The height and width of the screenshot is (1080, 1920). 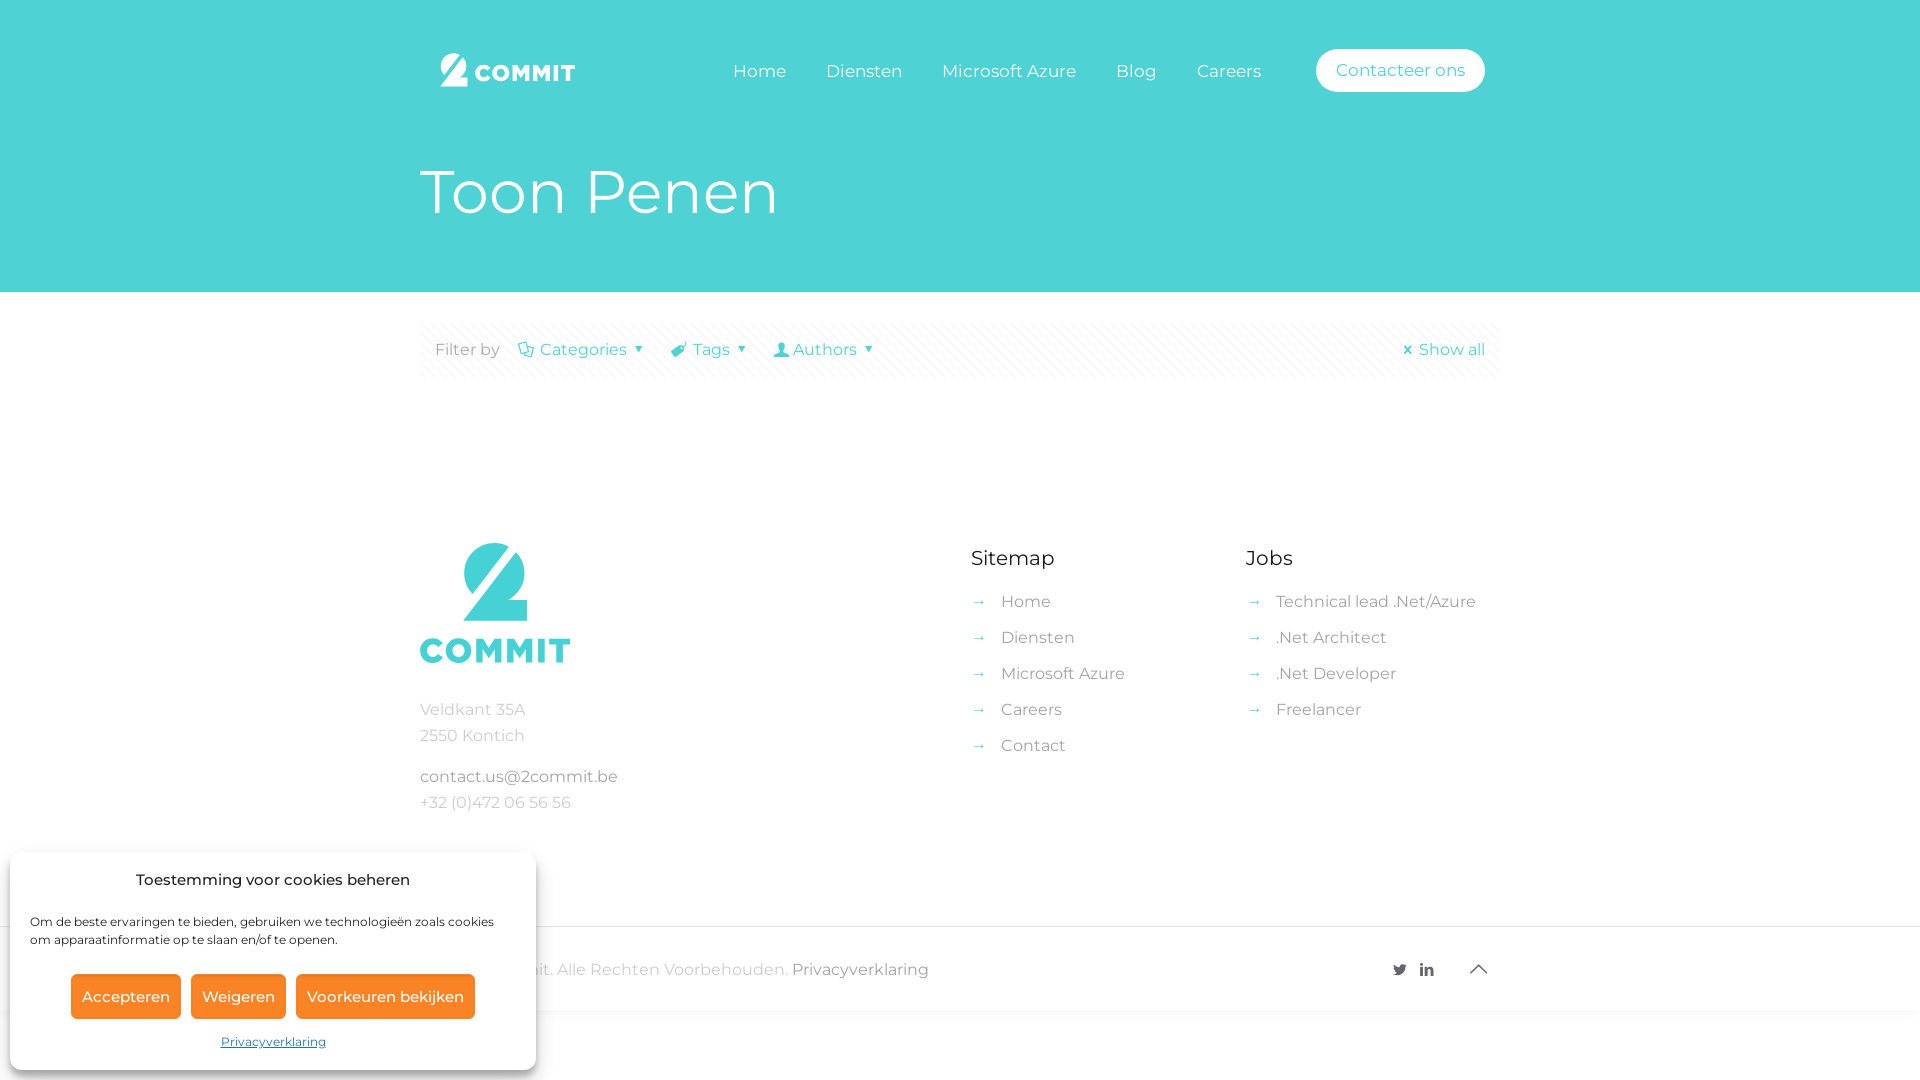 What do you see at coordinates (1136, 69) in the screenshot?
I see `'Blog'` at bounding box center [1136, 69].